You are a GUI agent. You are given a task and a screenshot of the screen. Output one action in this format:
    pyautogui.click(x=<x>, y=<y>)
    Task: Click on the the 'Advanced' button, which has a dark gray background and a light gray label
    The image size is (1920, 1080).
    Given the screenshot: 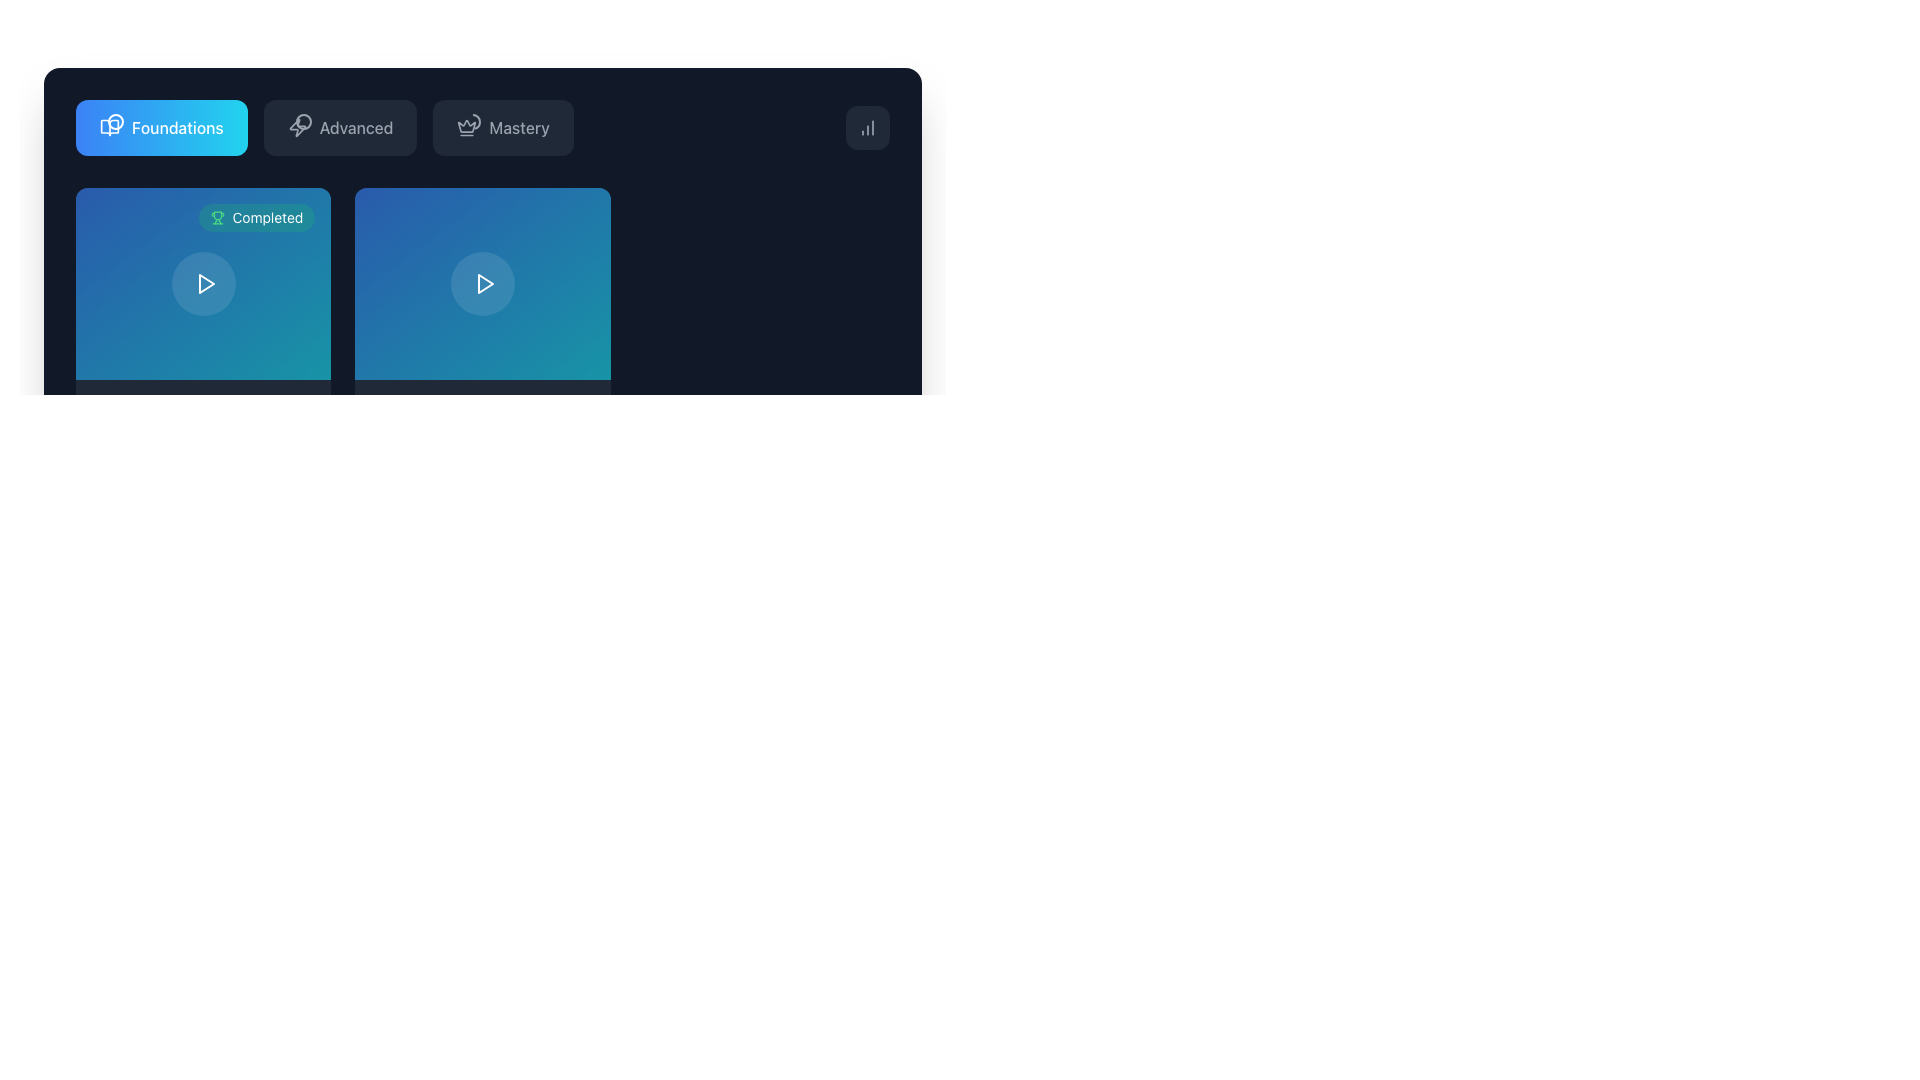 What is the action you would take?
    pyautogui.click(x=340, y=127)
    